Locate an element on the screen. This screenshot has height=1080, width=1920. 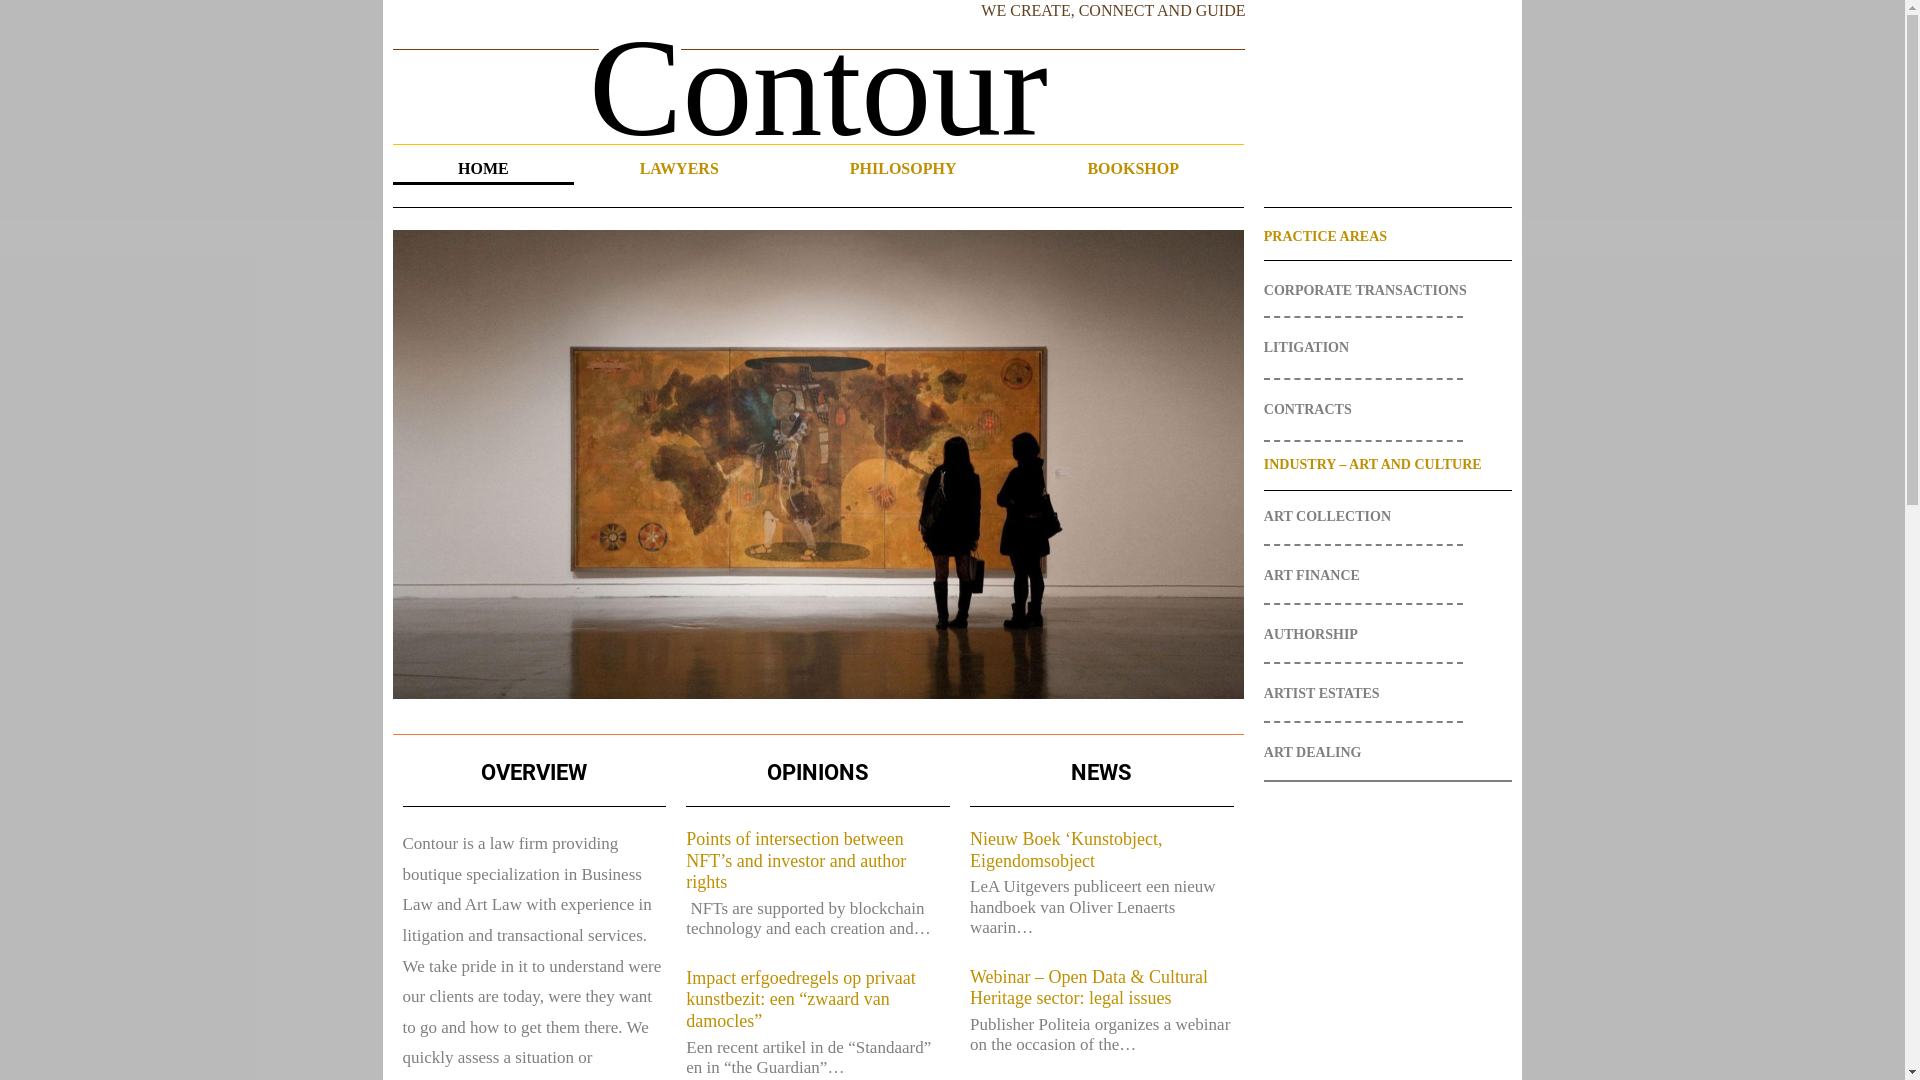
'BOOKSHOP' is located at coordinates (1133, 168).